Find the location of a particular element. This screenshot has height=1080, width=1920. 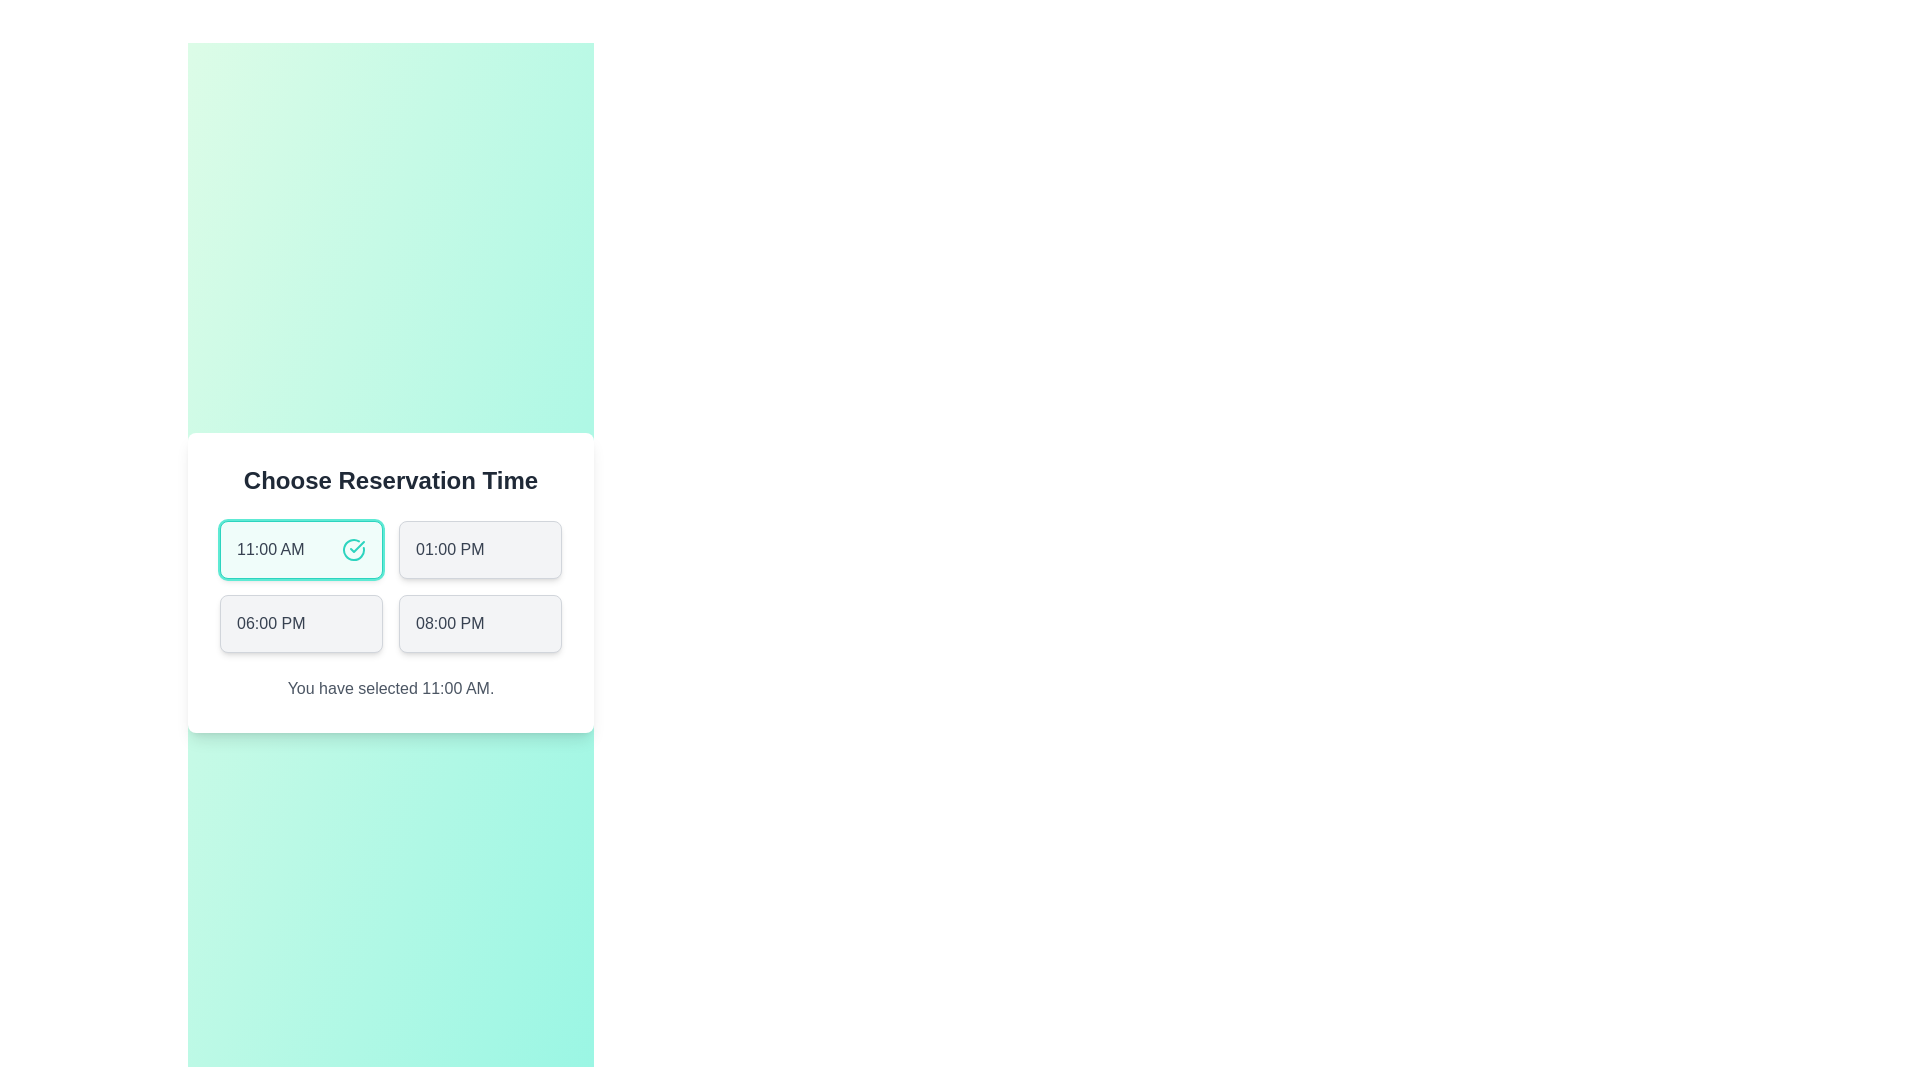

the text header displaying 'Choose Reservation Time', which is styled in large, bold, and dark gray font, located at the top of the reservation selection modal is located at coordinates (390, 481).